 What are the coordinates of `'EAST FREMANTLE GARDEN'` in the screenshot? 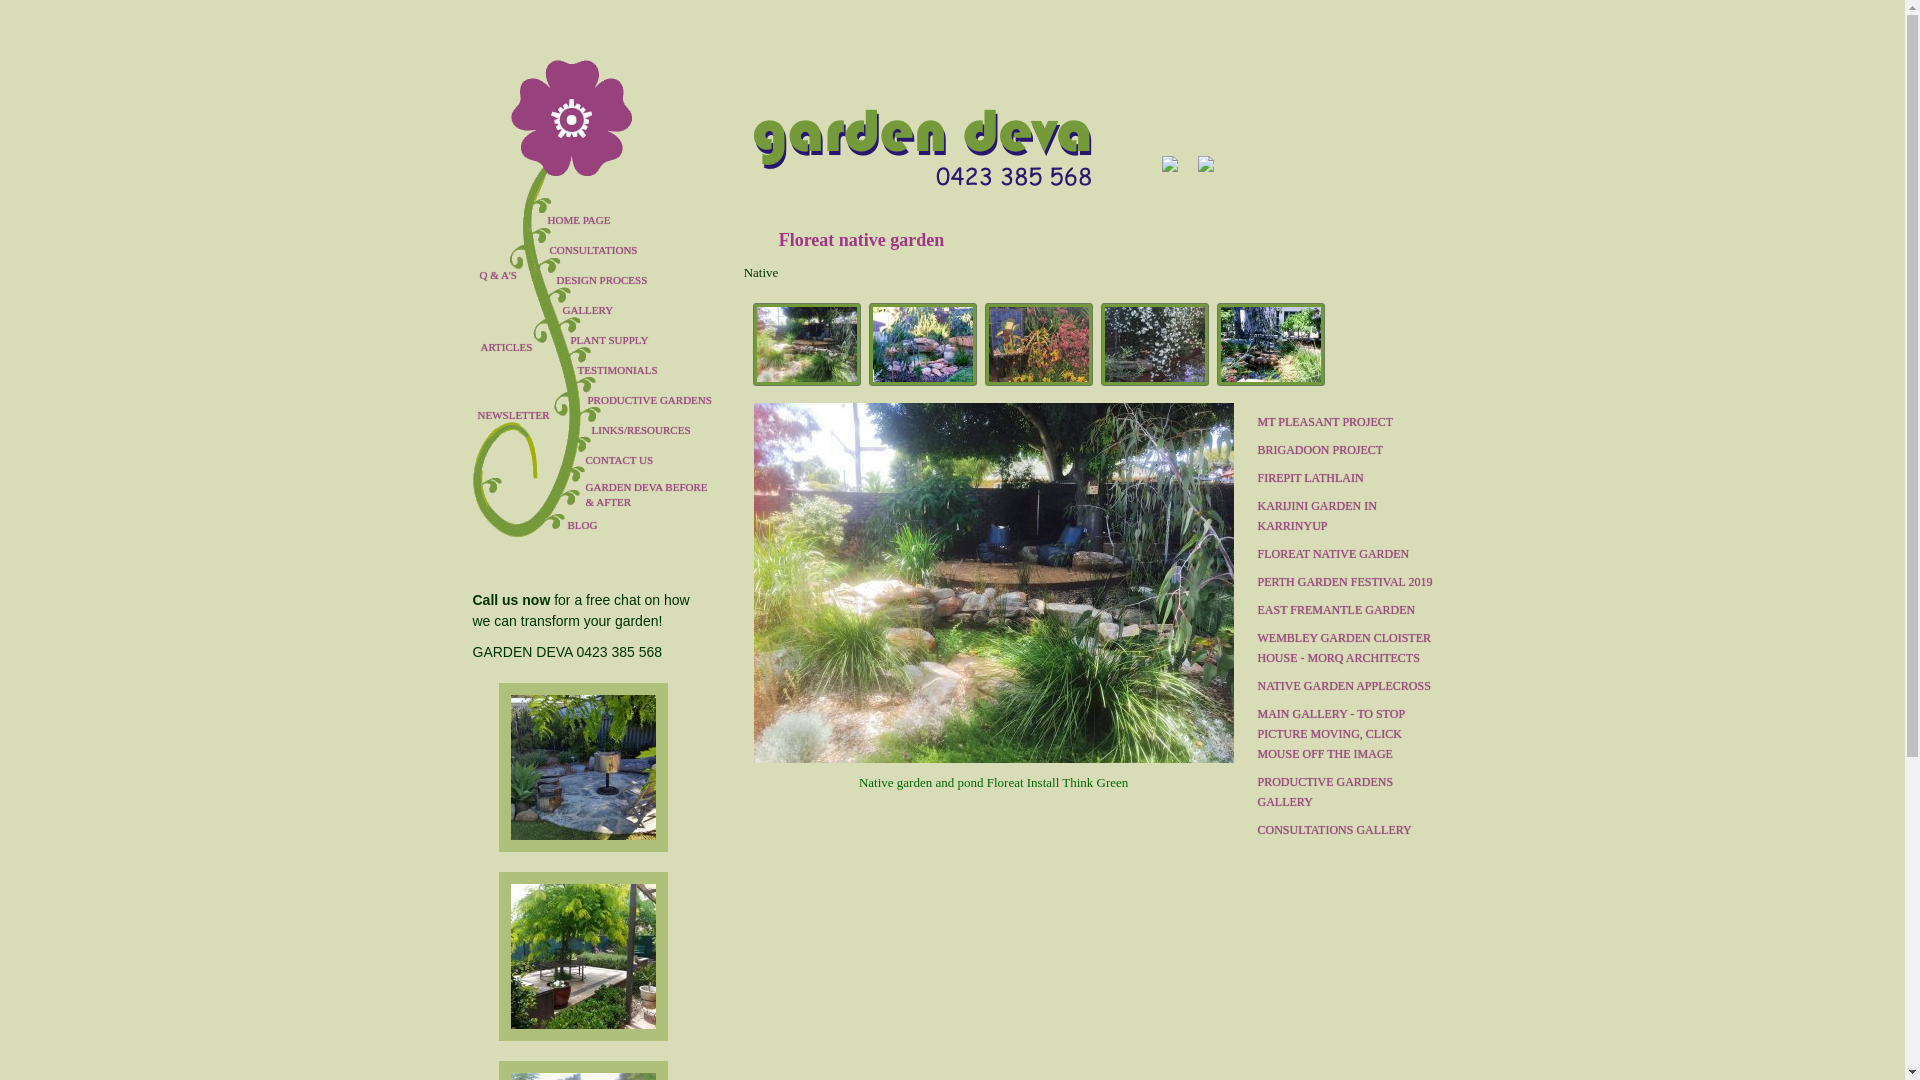 It's located at (1344, 608).